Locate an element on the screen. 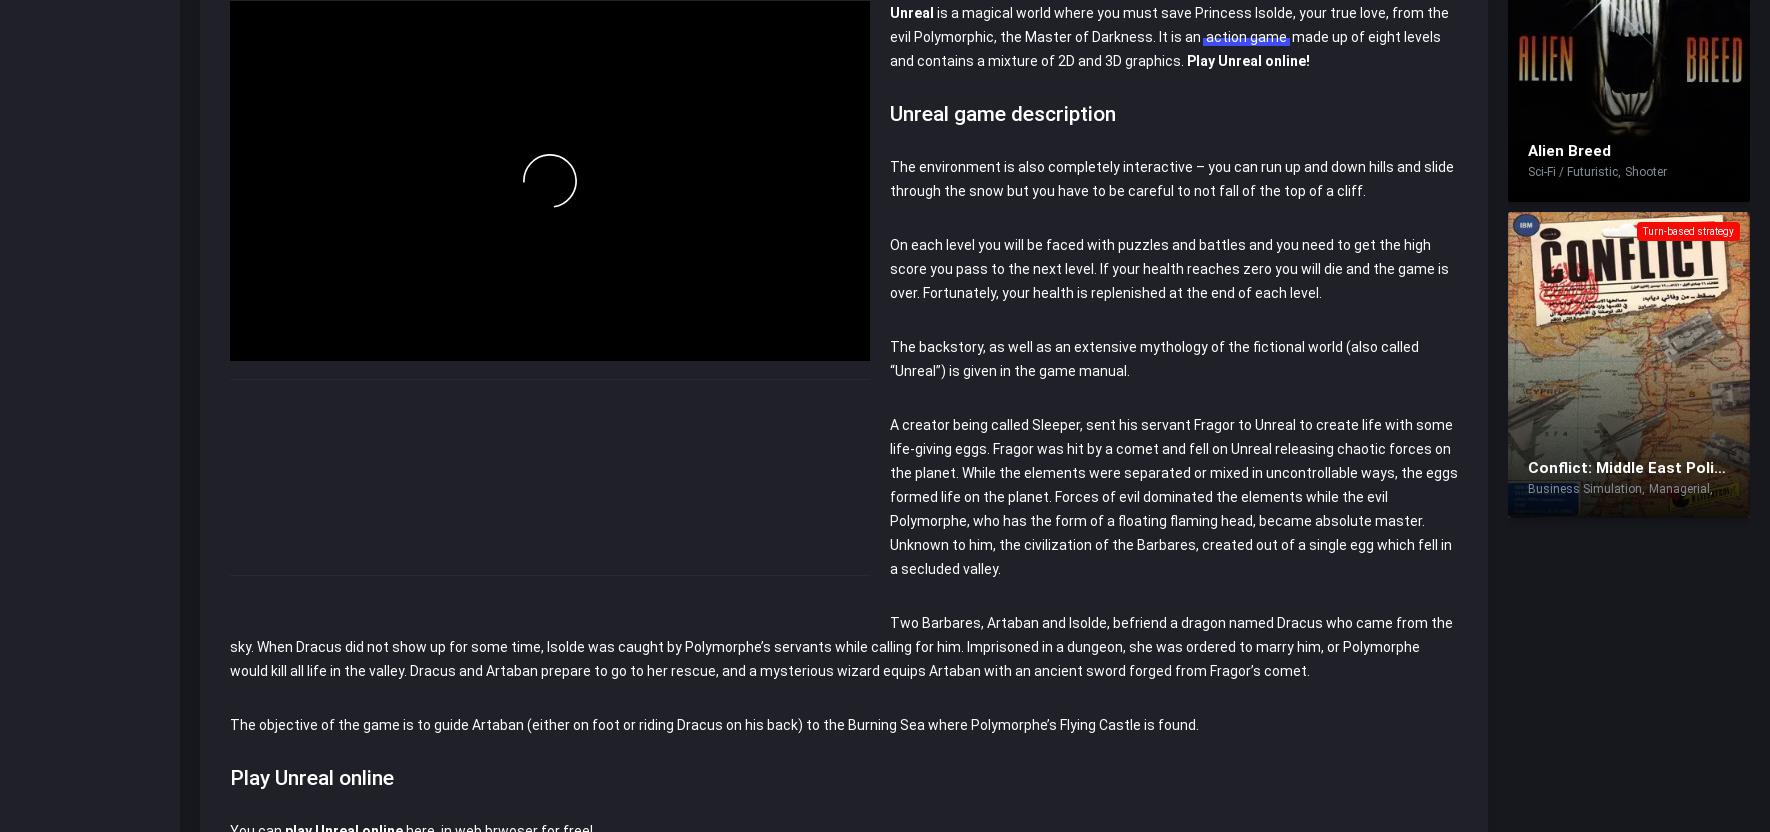  'The environment is also completely interactive – you can run up and down hills and slide through the snow but you have to be careful to not fall of the top of a cliff.' is located at coordinates (1171, 176).